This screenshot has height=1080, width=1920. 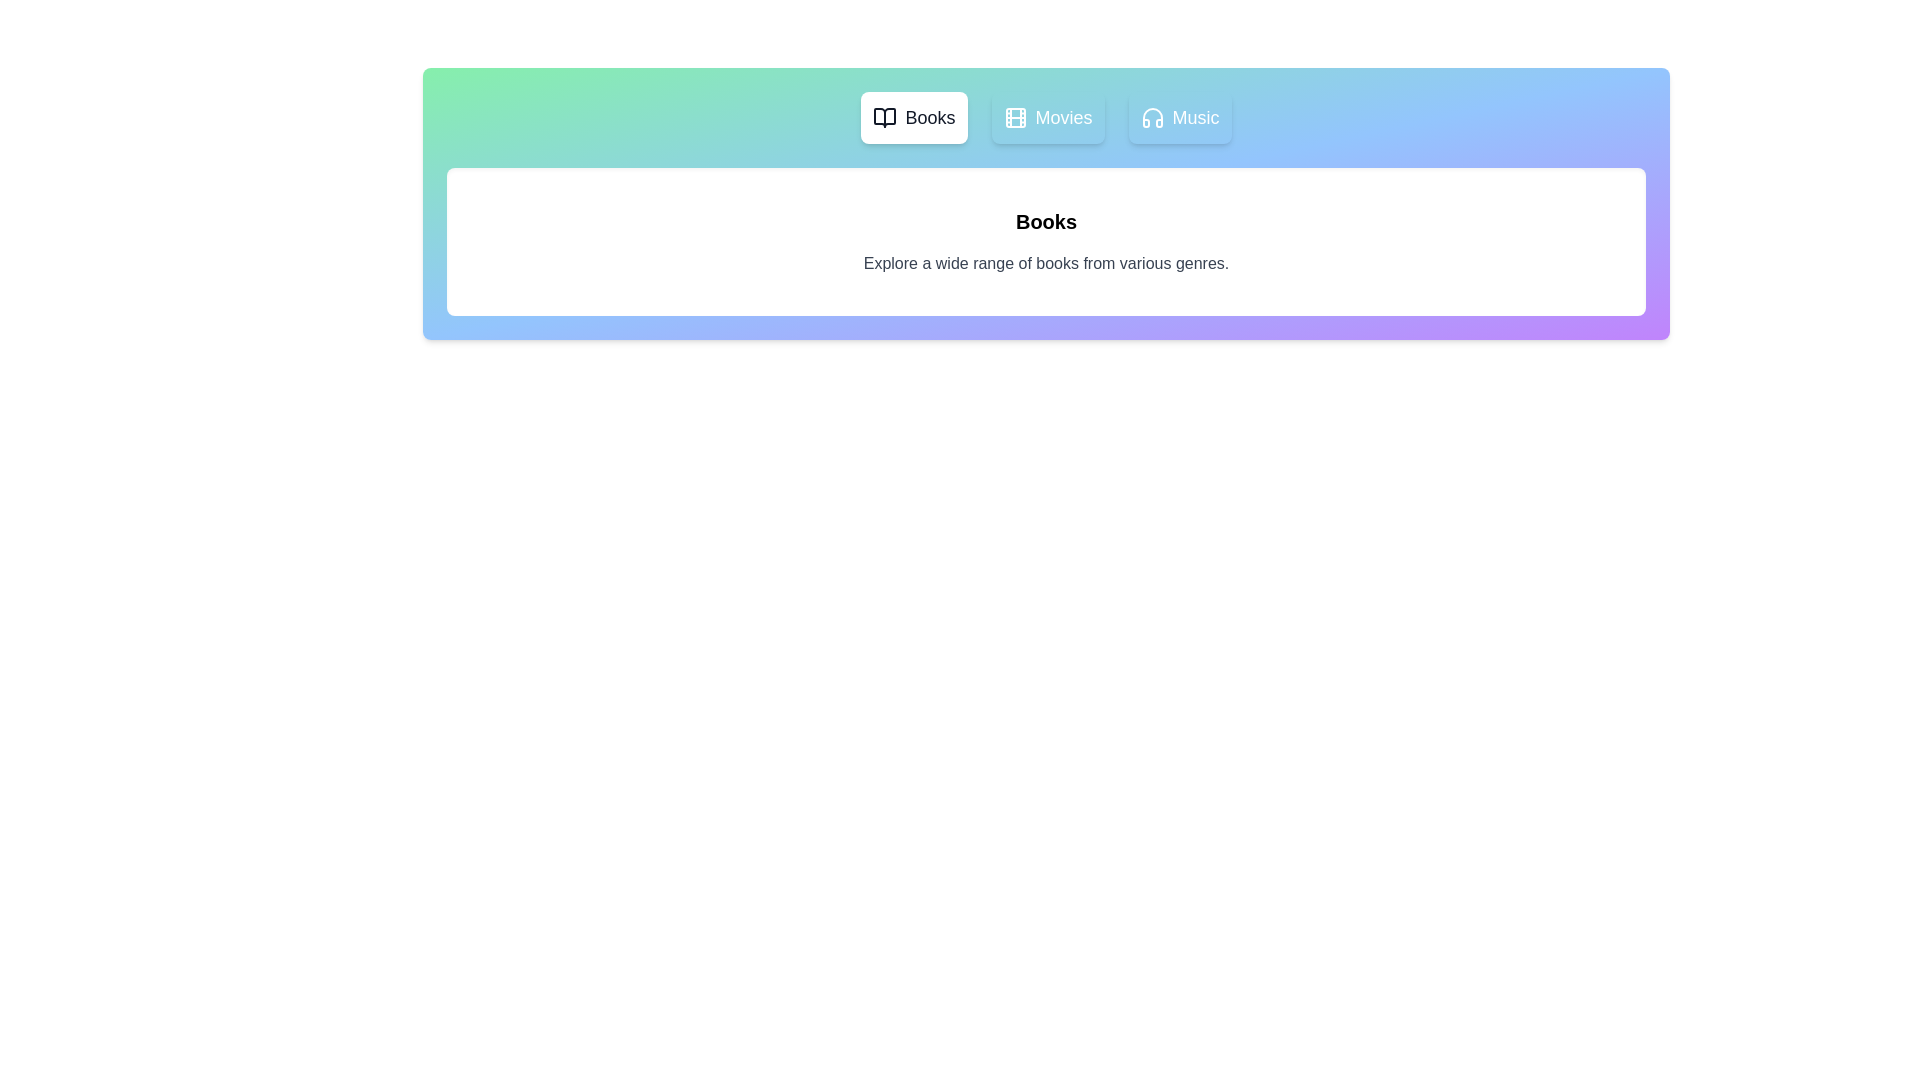 I want to click on the Music tab to view its hover effect, so click(x=1180, y=118).